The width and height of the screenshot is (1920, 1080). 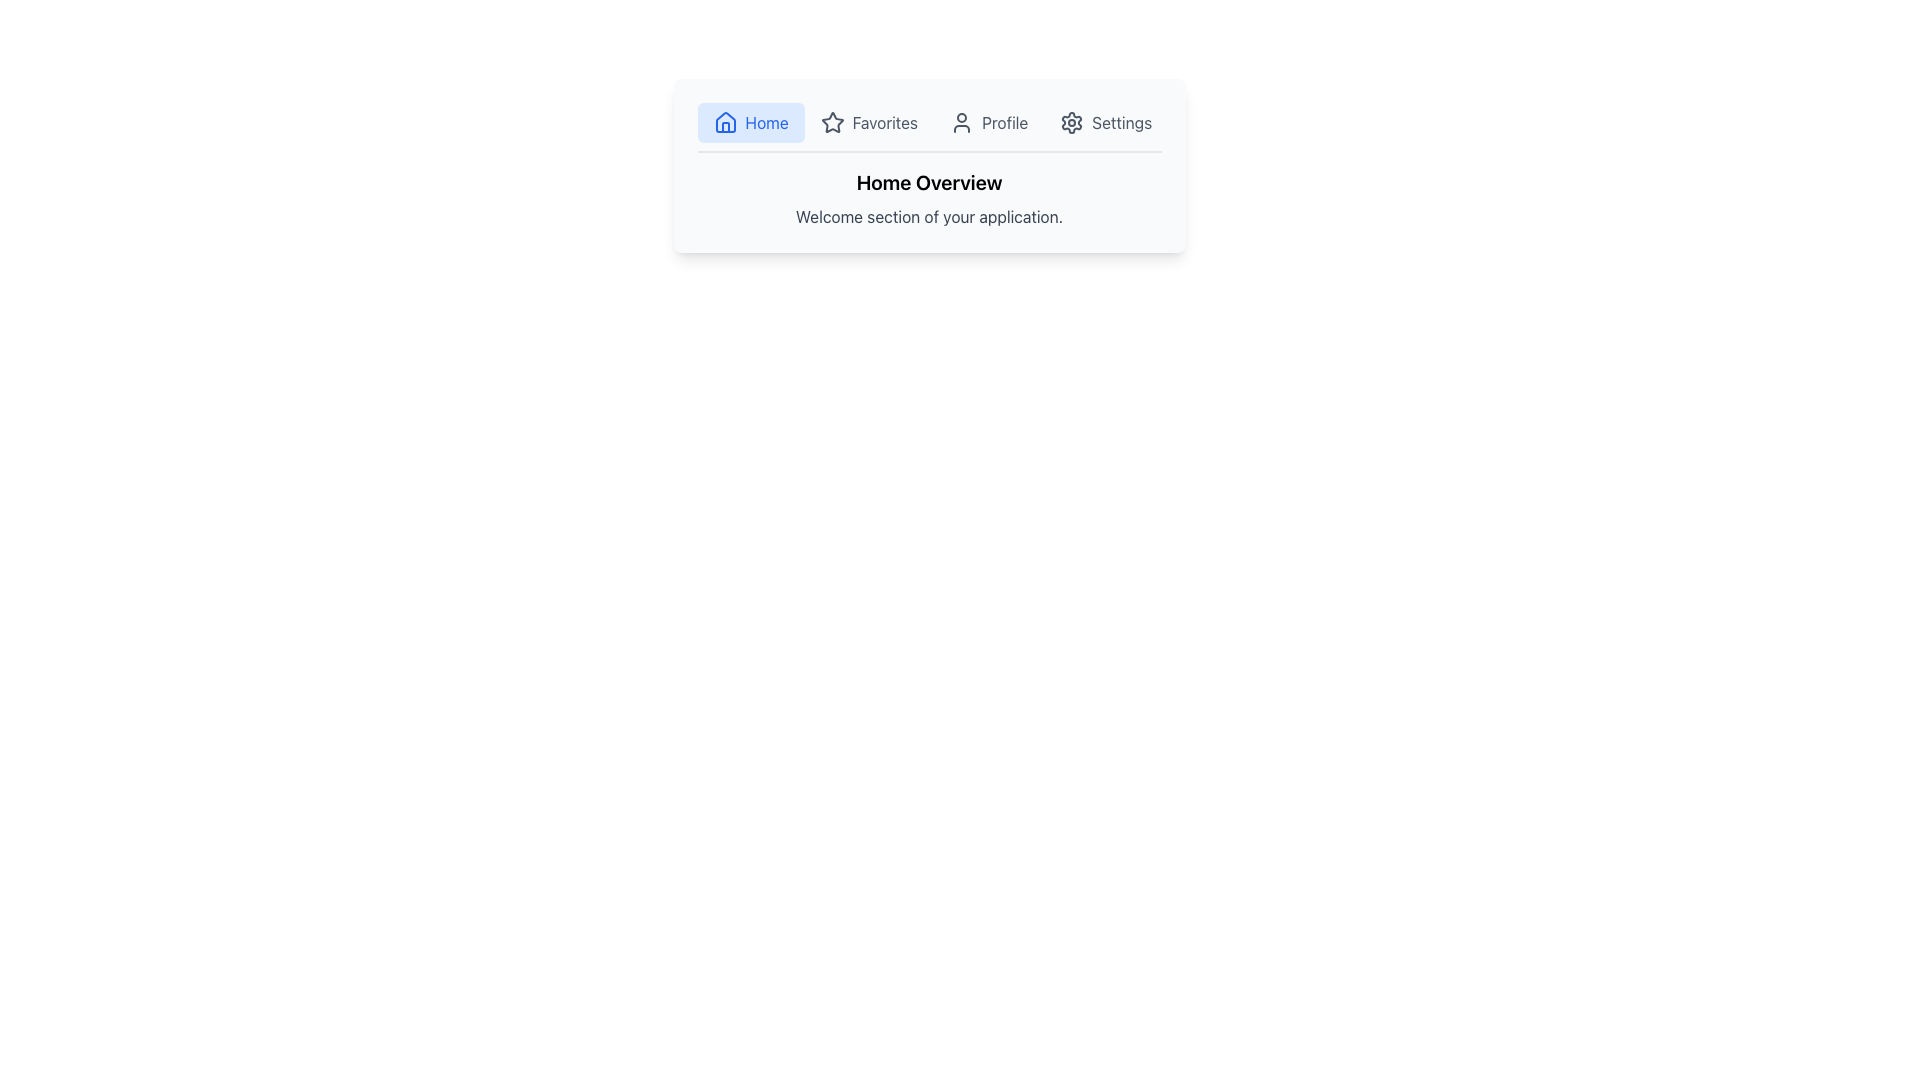 I want to click on the settings button located at the far right of the horizontal navigation bar, so click(x=1105, y=123).